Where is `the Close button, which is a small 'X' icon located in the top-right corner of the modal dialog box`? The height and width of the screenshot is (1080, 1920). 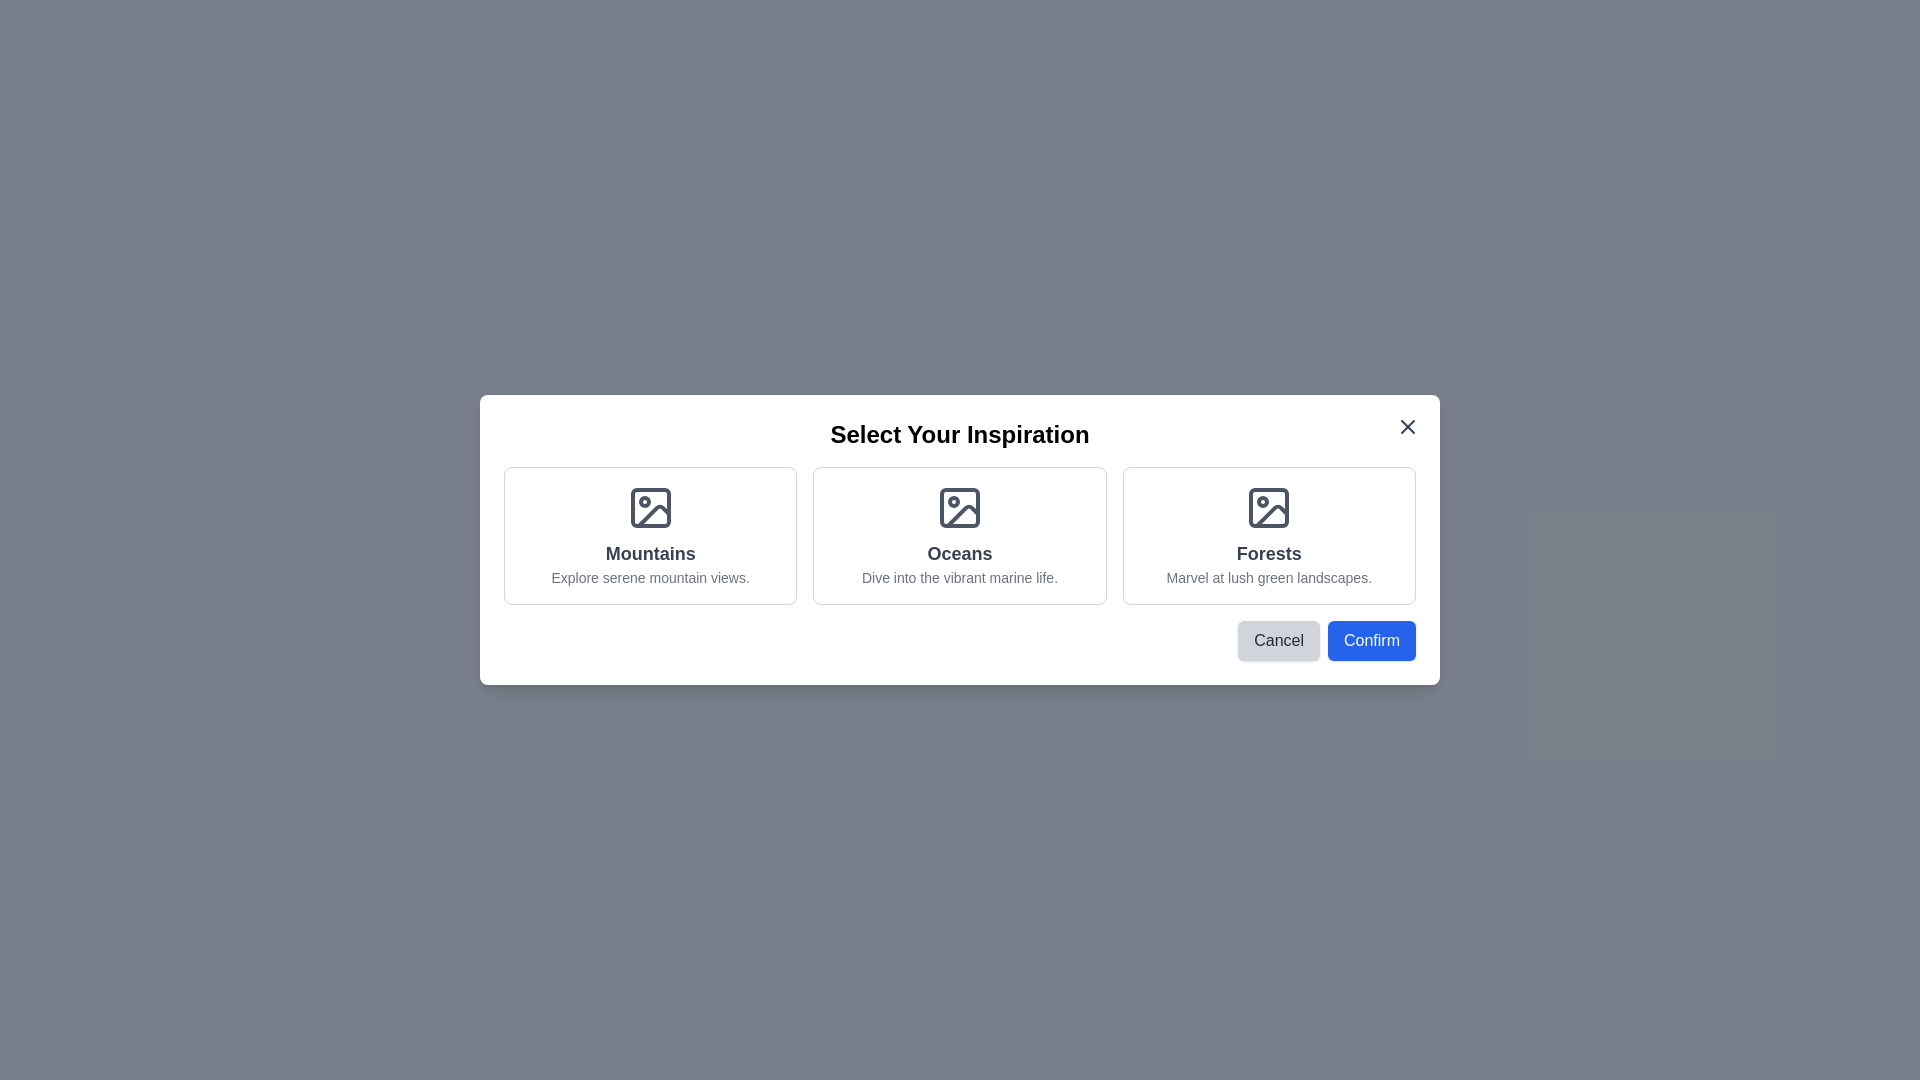 the Close button, which is a small 'X' icon located in the top-right corner of the modal dialog box is located at coordinates (1406, 426).